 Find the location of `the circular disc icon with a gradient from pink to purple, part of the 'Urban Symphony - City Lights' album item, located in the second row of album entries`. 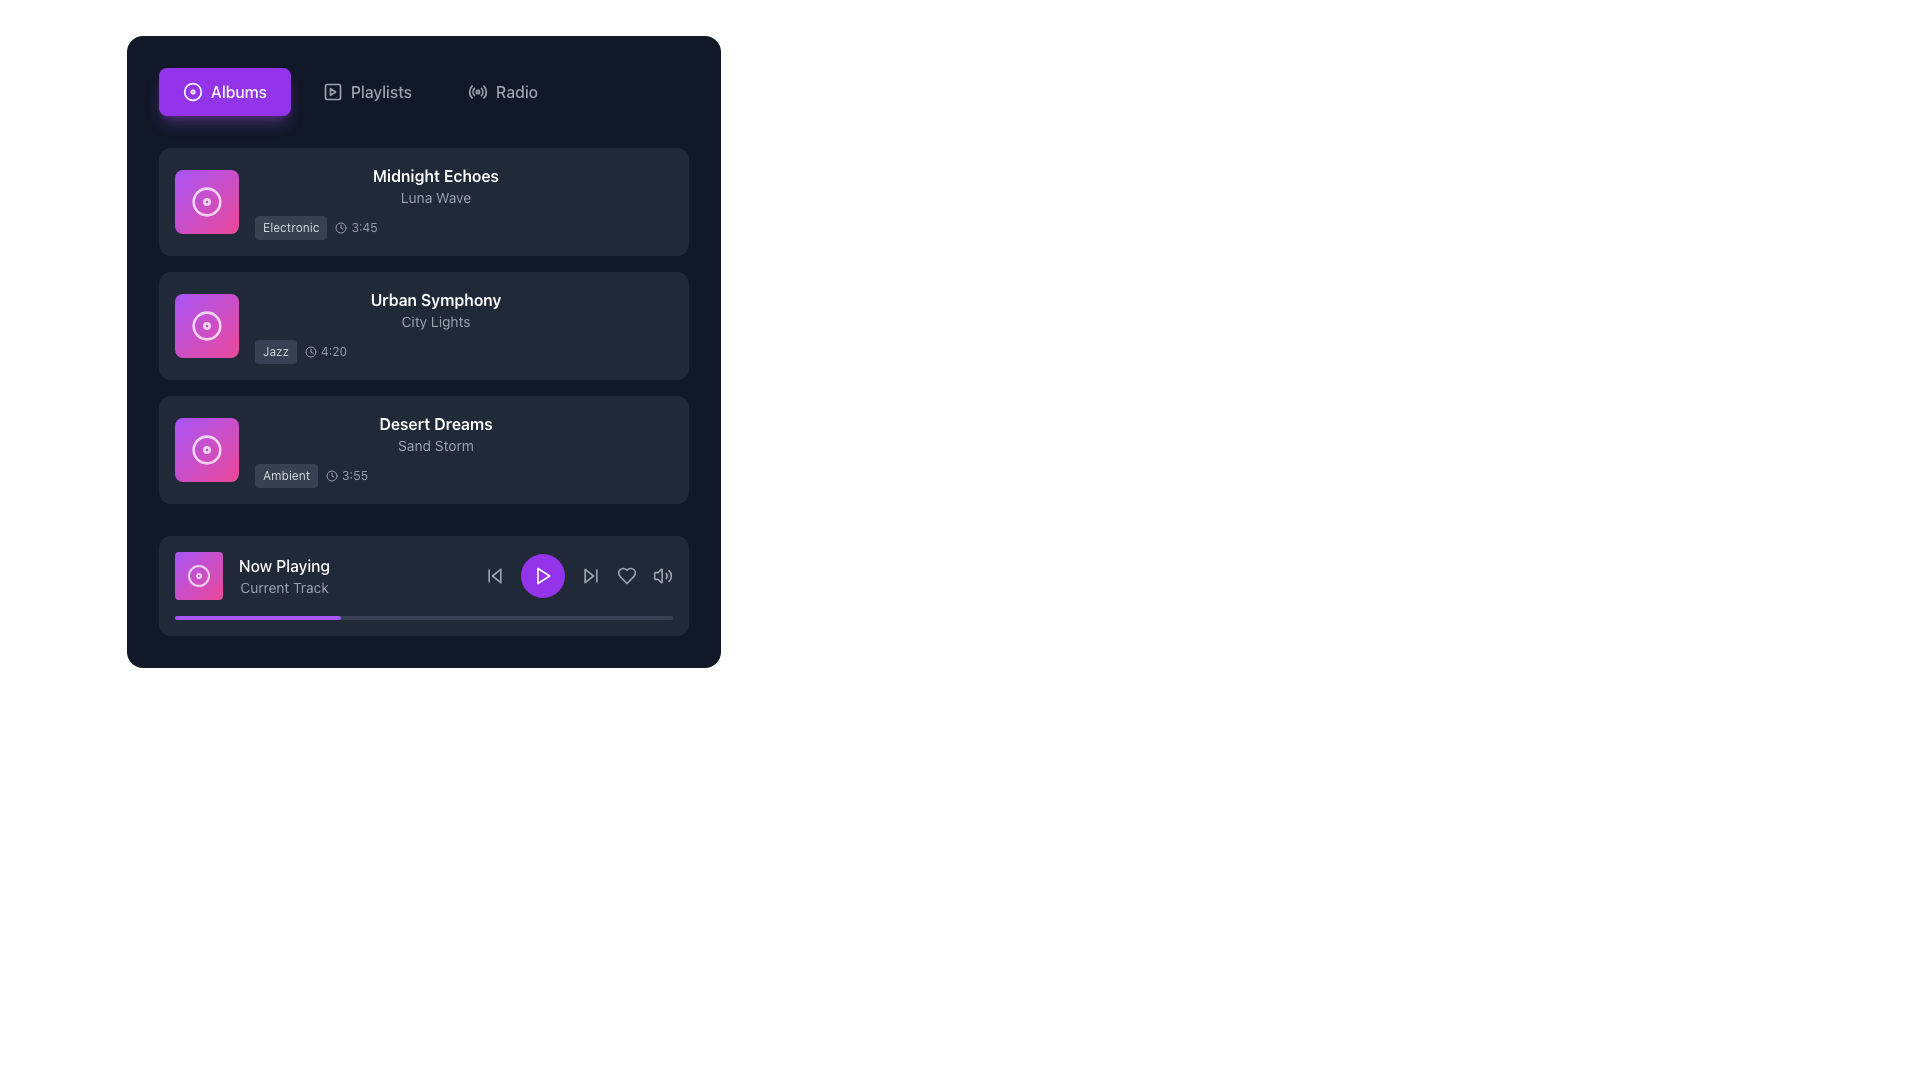

the circular disc icon with a gradient from pink to purple, part of the 'Urban Symphony - City Lights' album item, located in the second row of album entries is located at coordinates (206, 325).